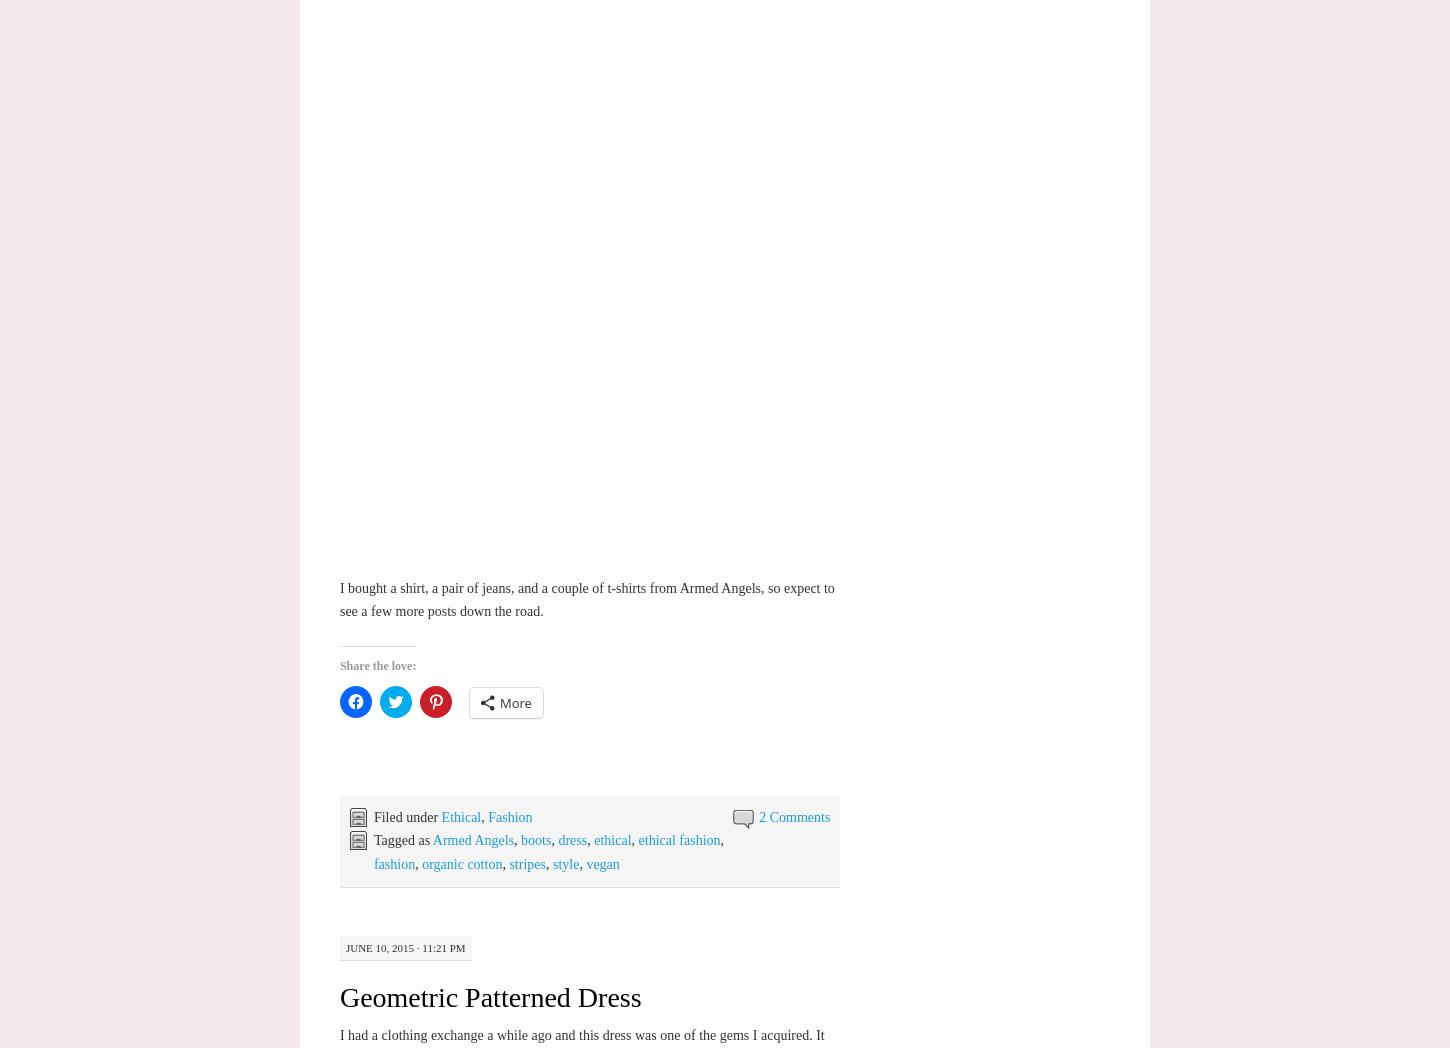  What do you see at coordinates (489, 995) in the screenshot?
I see `'Geometric Patterned Dress'` at bounding box center [489, 995].